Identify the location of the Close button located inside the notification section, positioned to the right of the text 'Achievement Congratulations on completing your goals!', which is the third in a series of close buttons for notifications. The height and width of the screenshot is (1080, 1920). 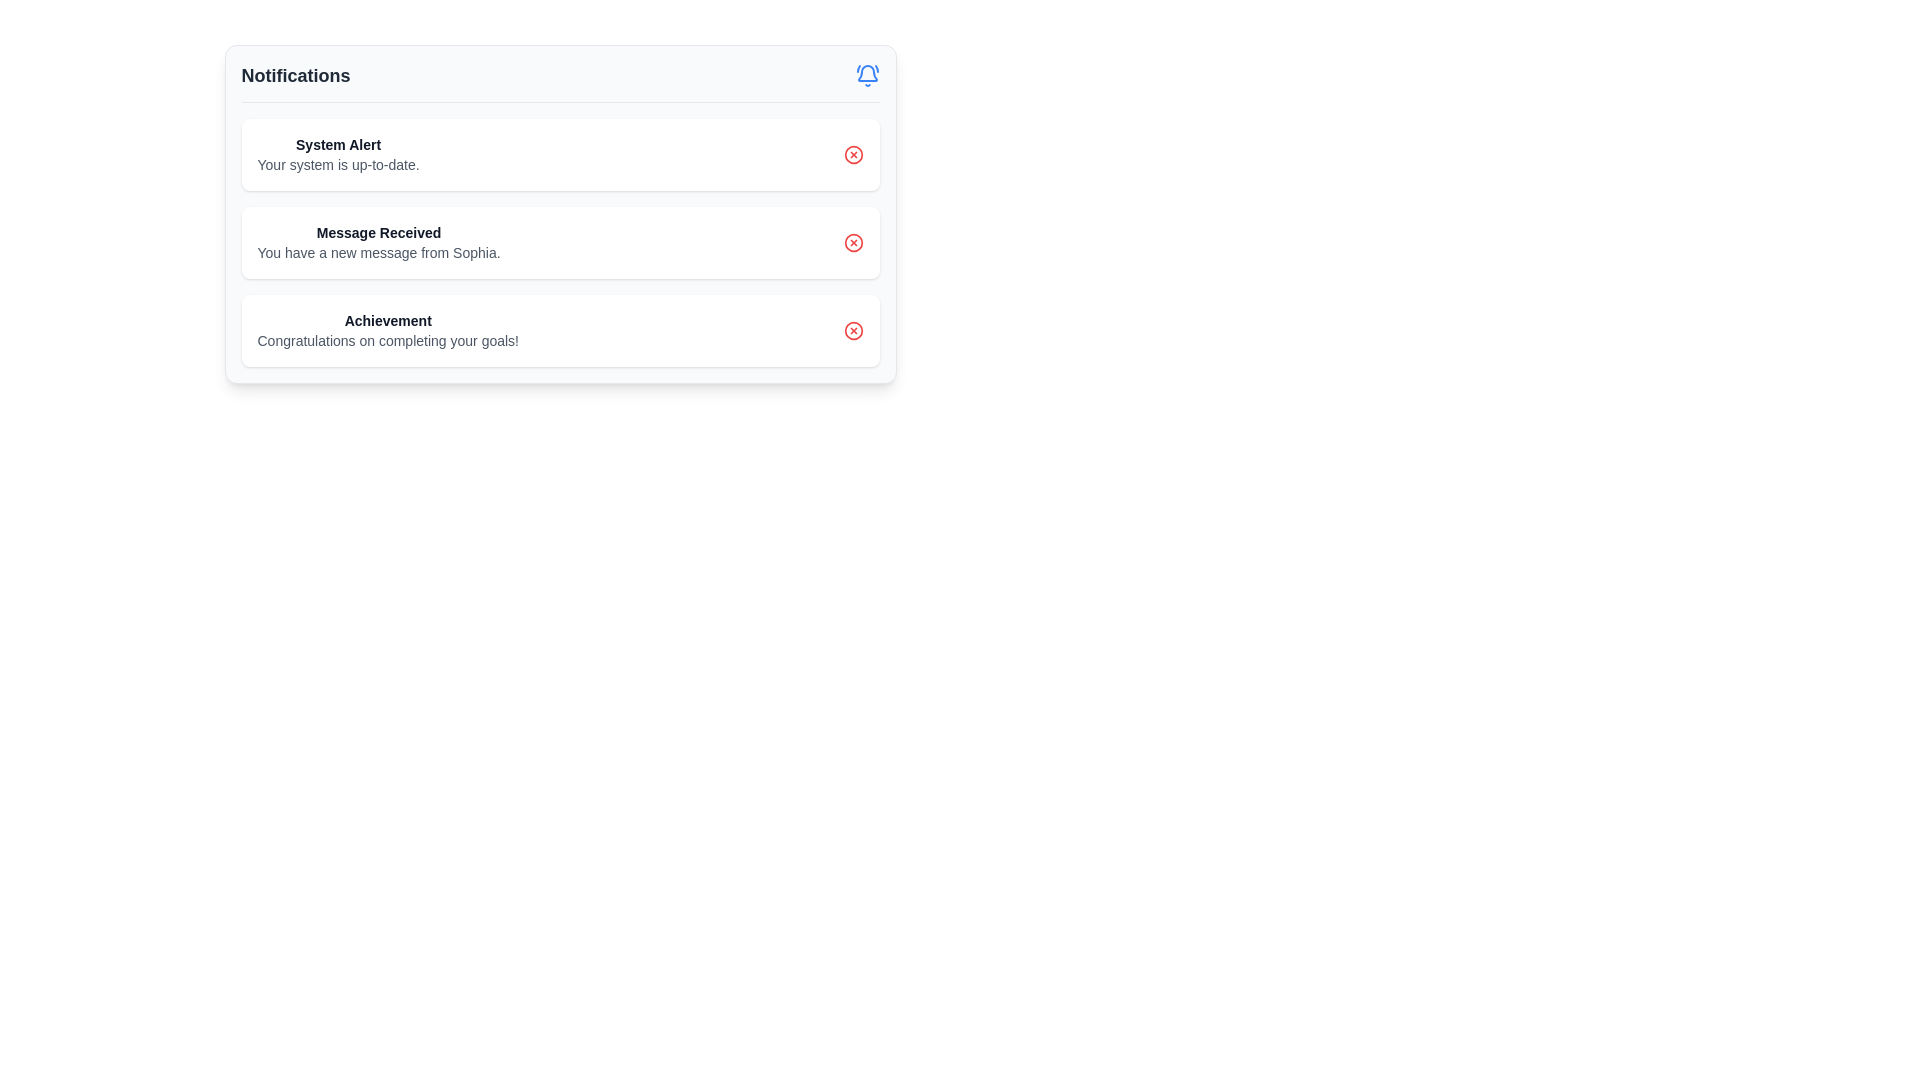
(853, 330).